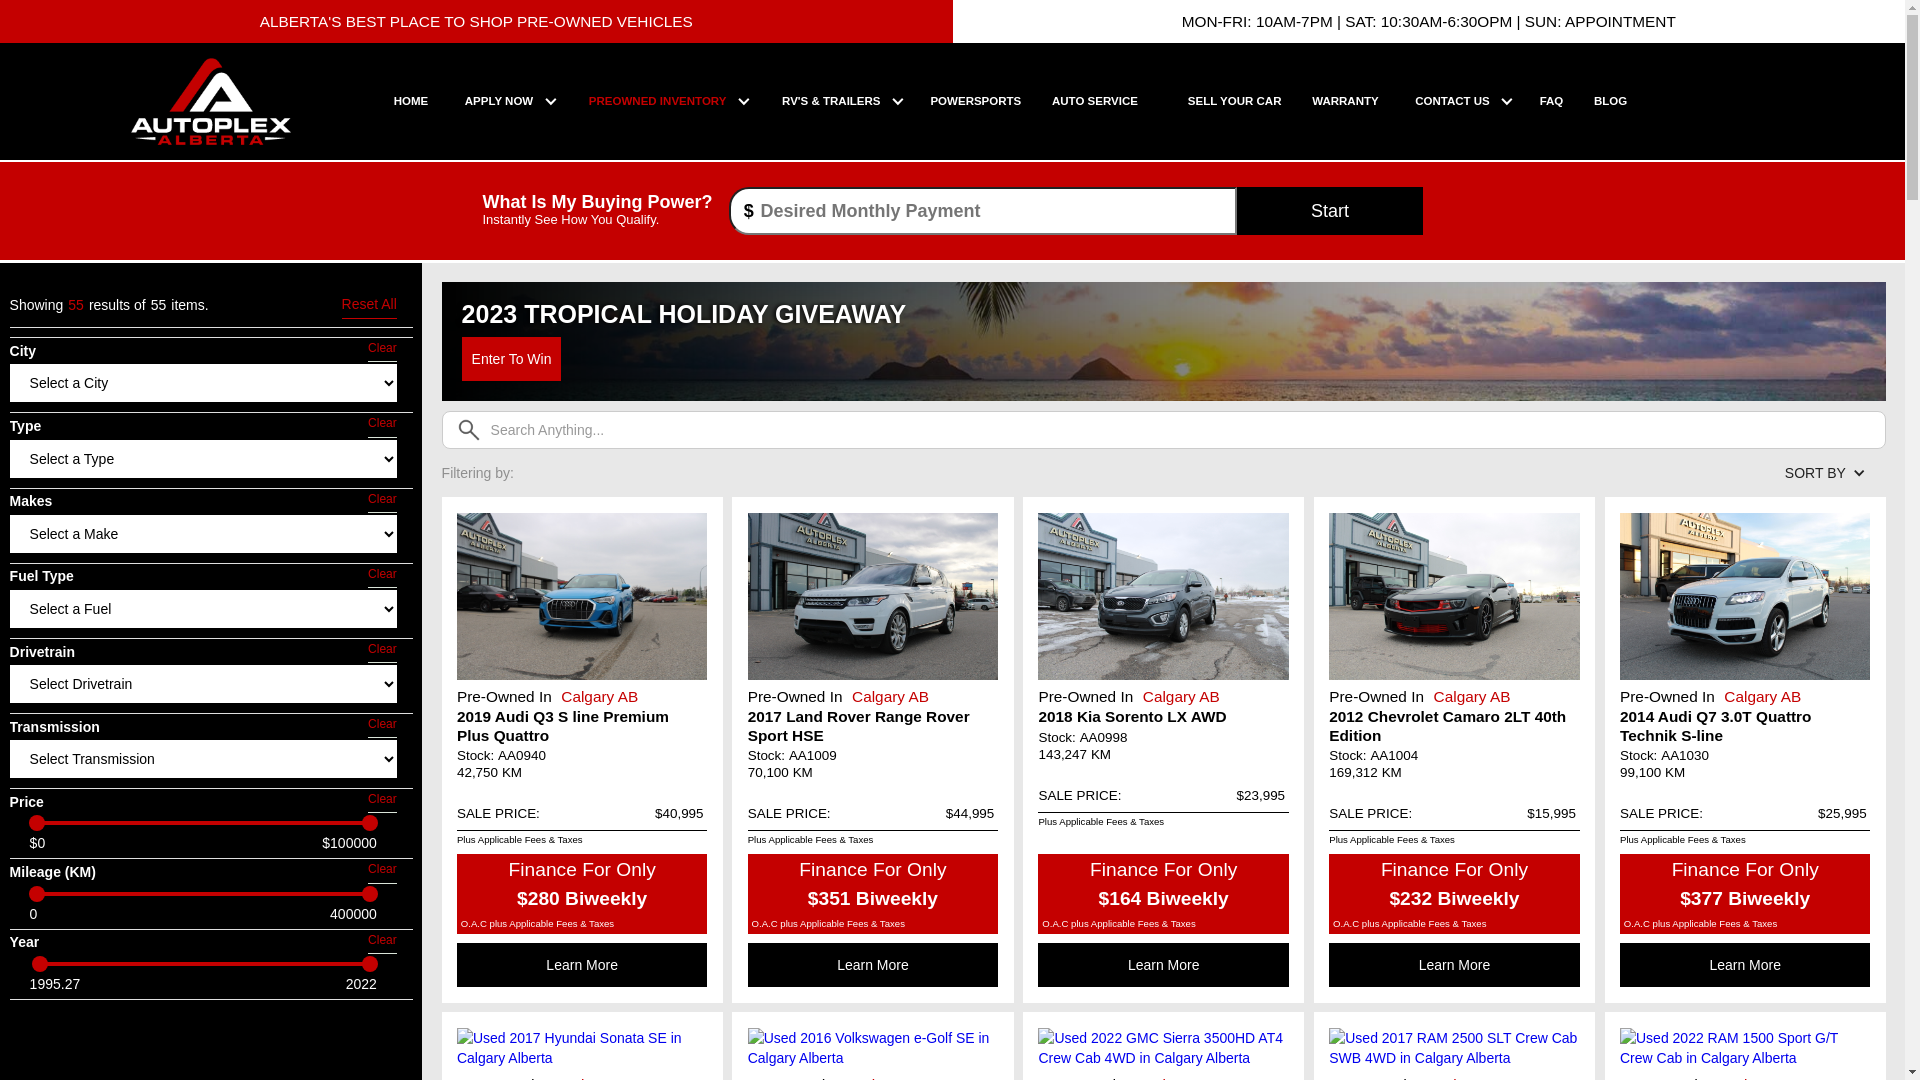 The image size is (1920, 1080). Describe the element at coordinates (830, 101) in the screenshot. I see `'RV'S & TRAILERS'` at that location.